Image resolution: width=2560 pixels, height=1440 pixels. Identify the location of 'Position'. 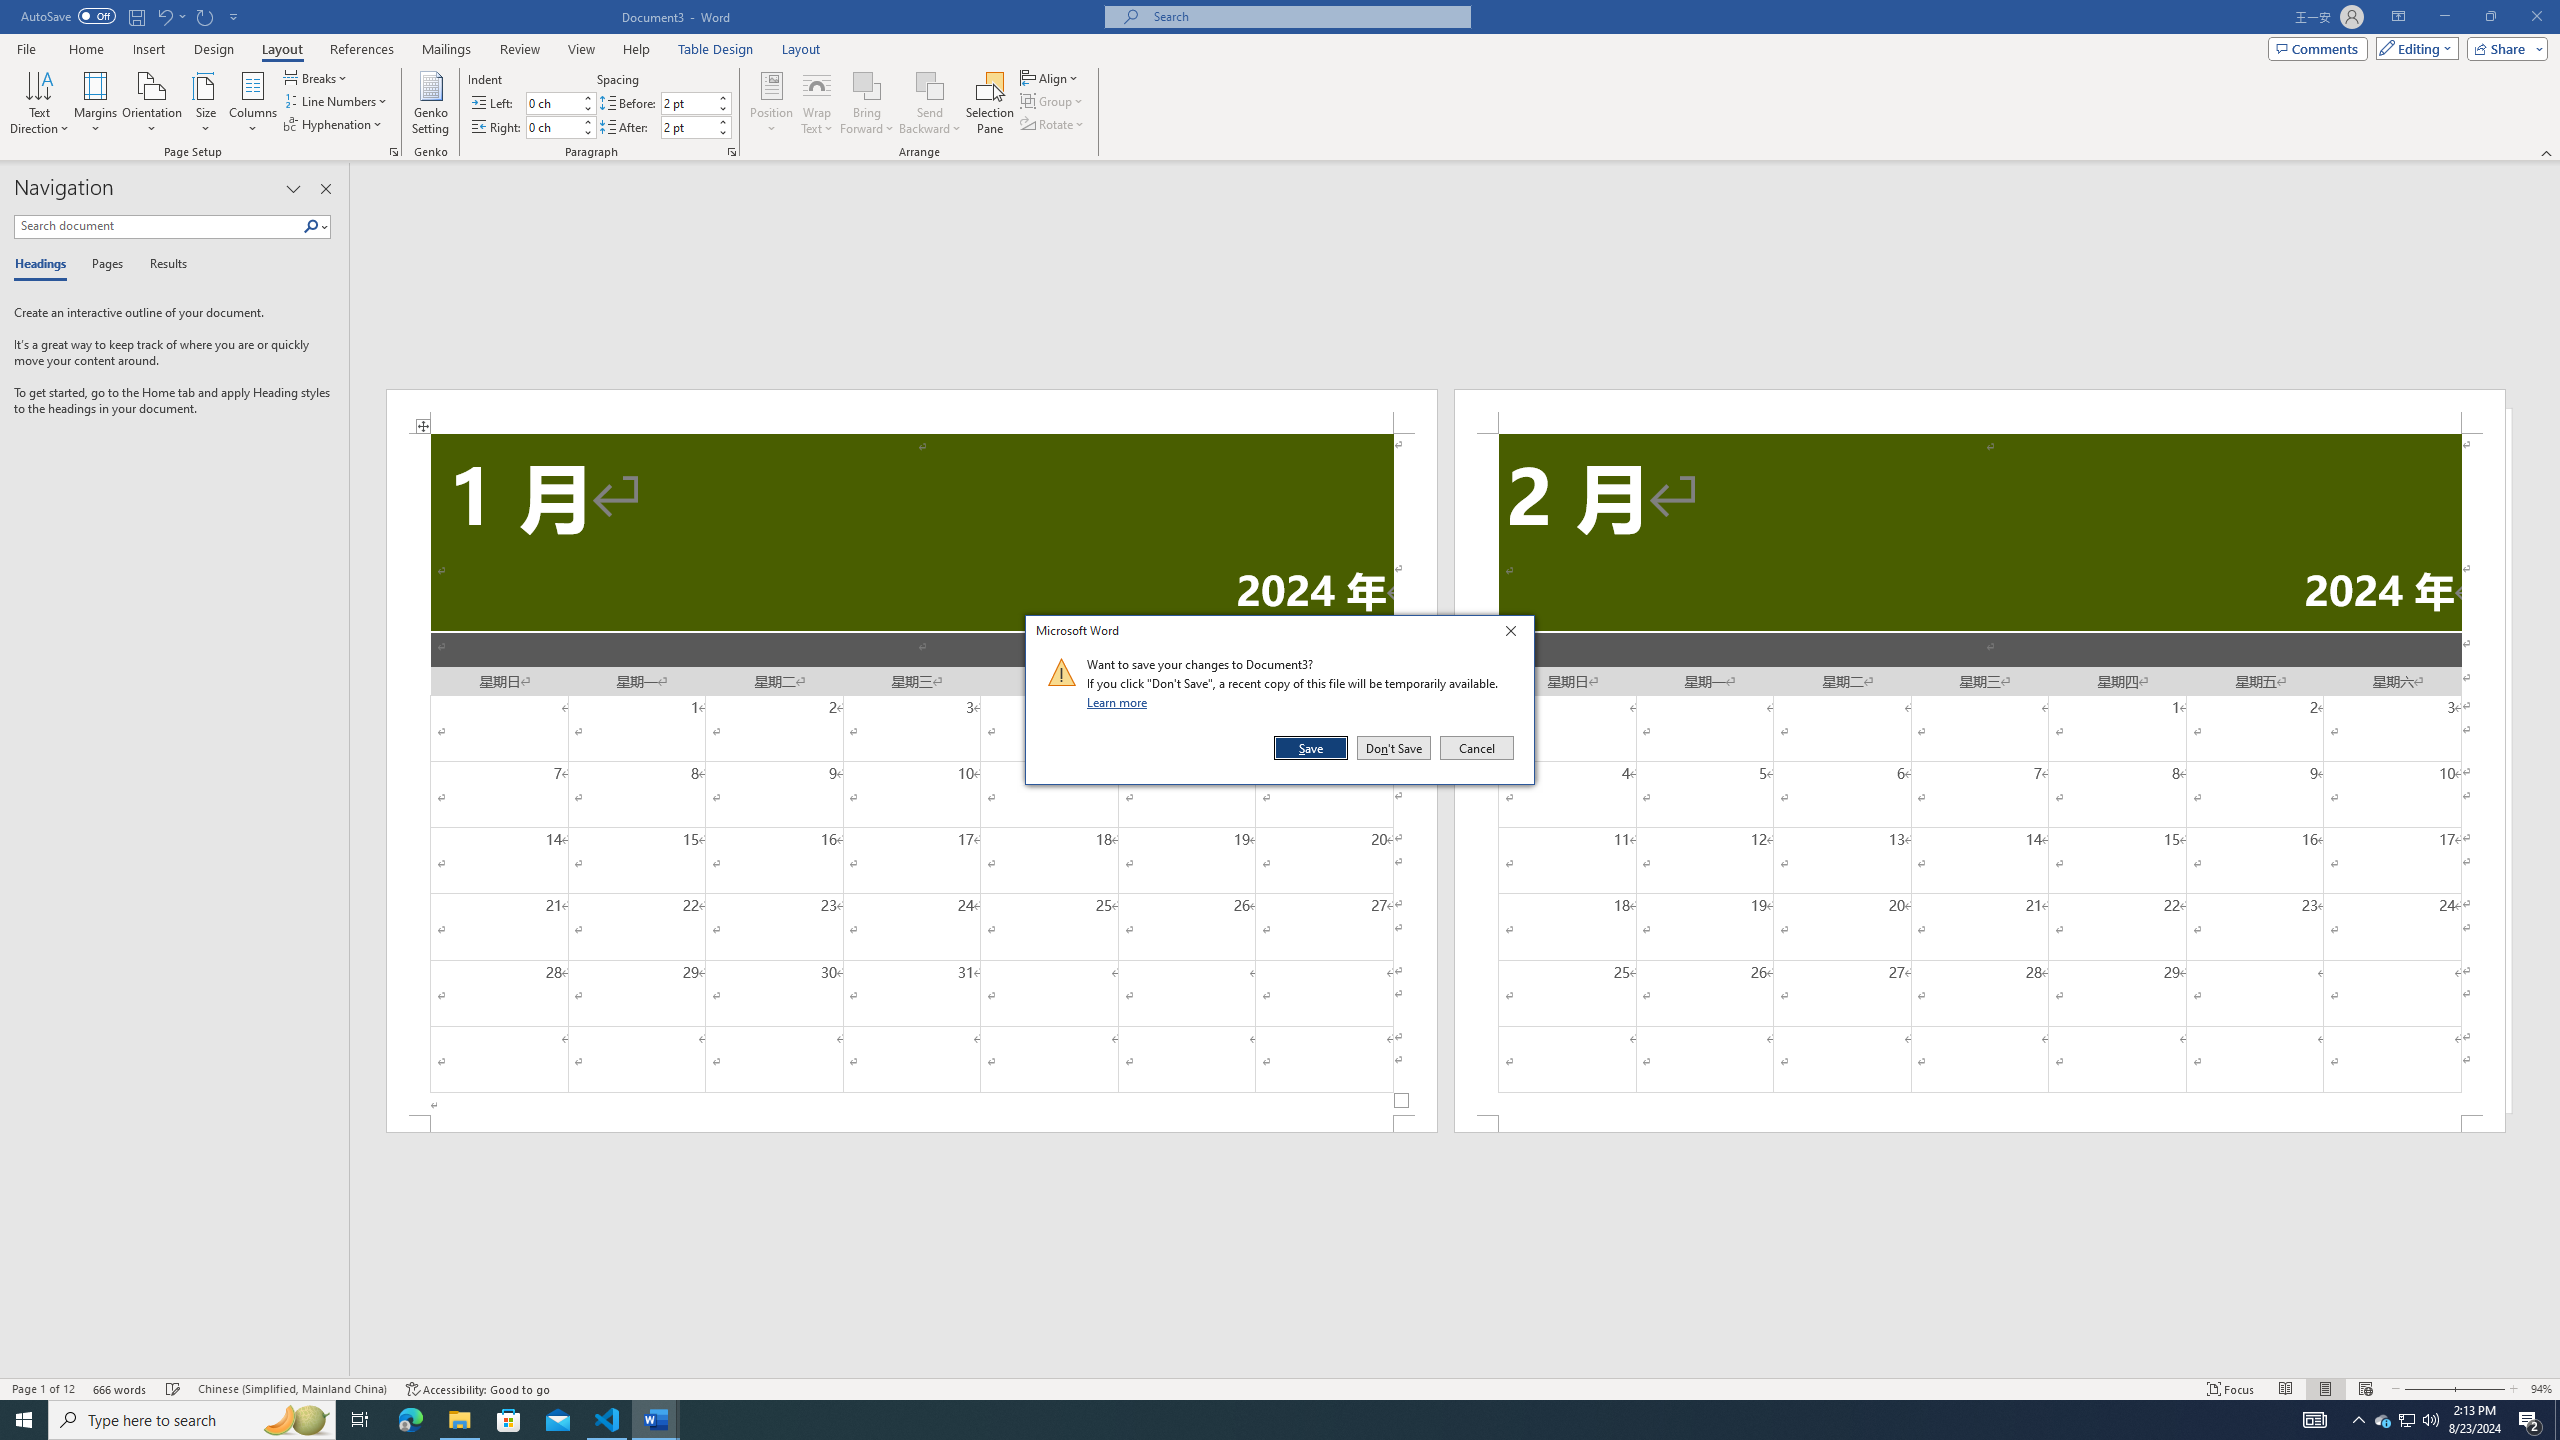
(770, 103).